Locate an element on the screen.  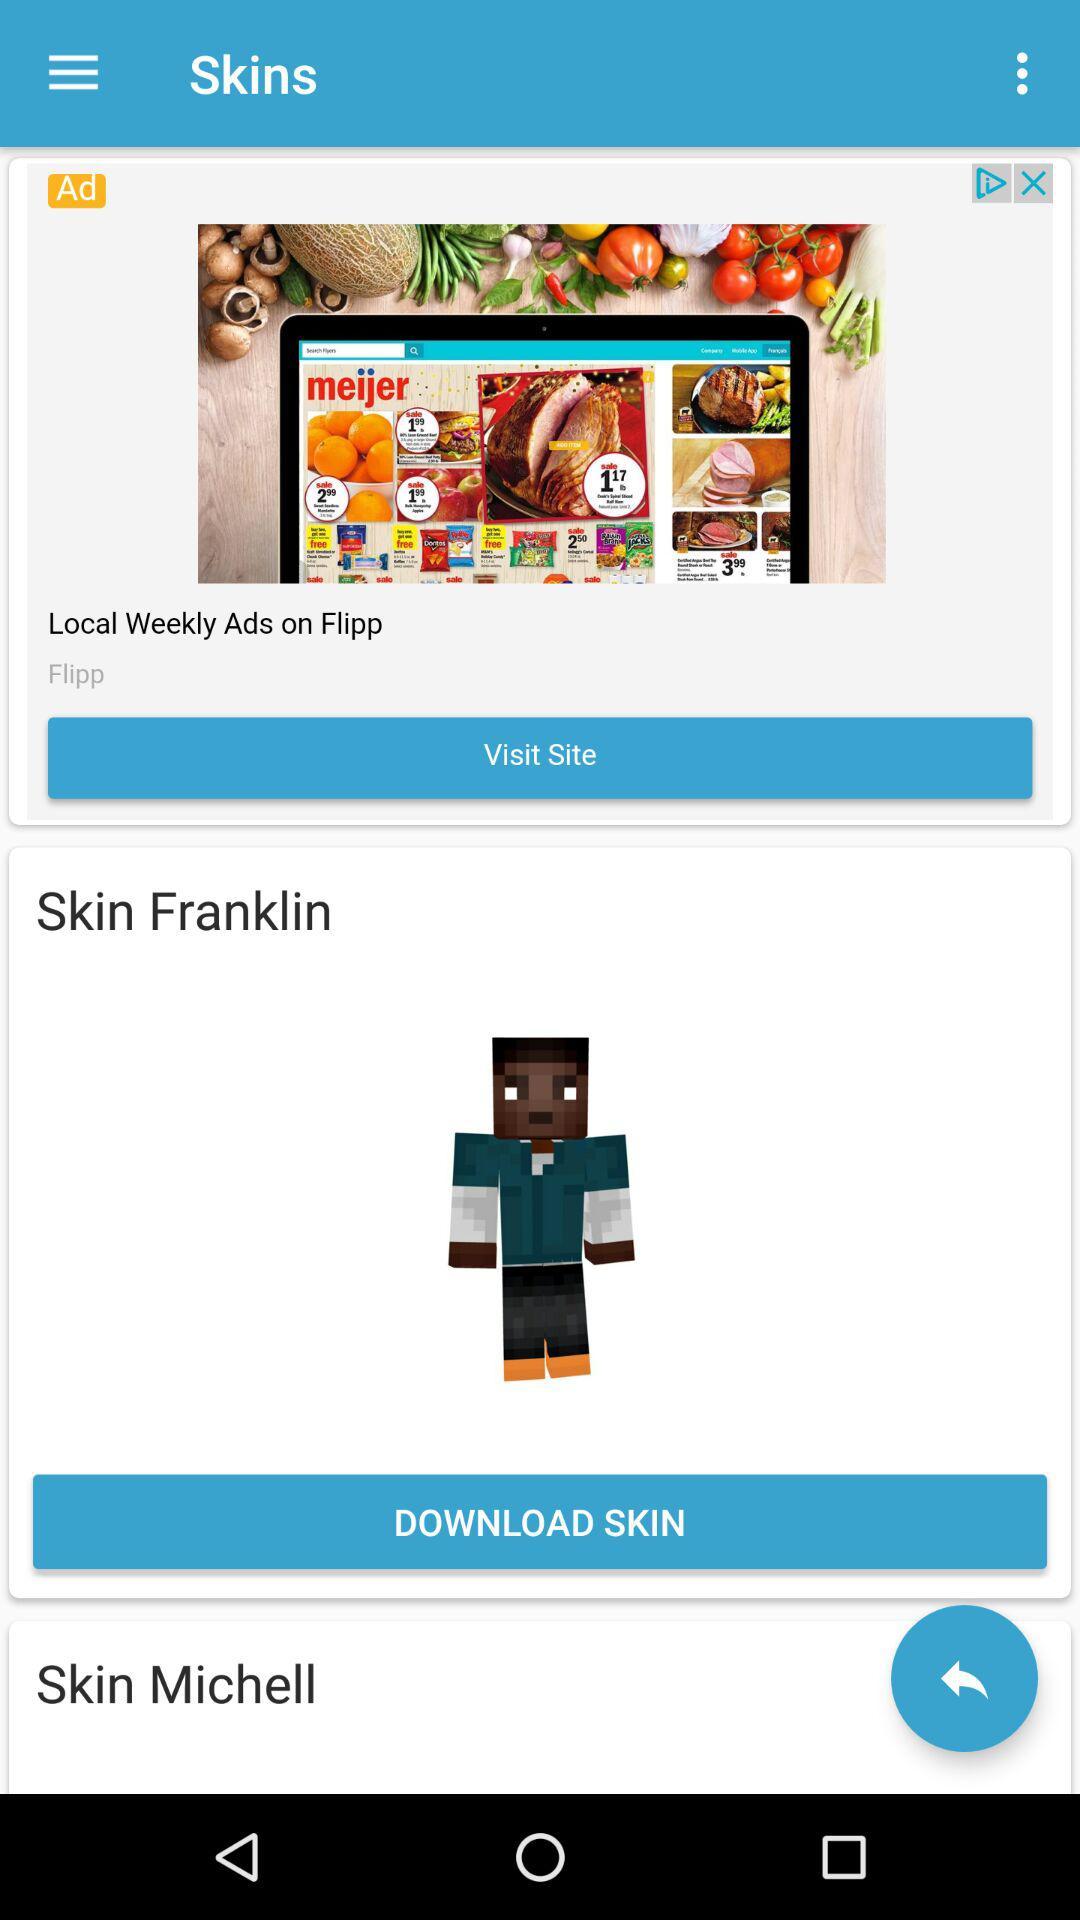
back button is located at coordinates (963, 1678).